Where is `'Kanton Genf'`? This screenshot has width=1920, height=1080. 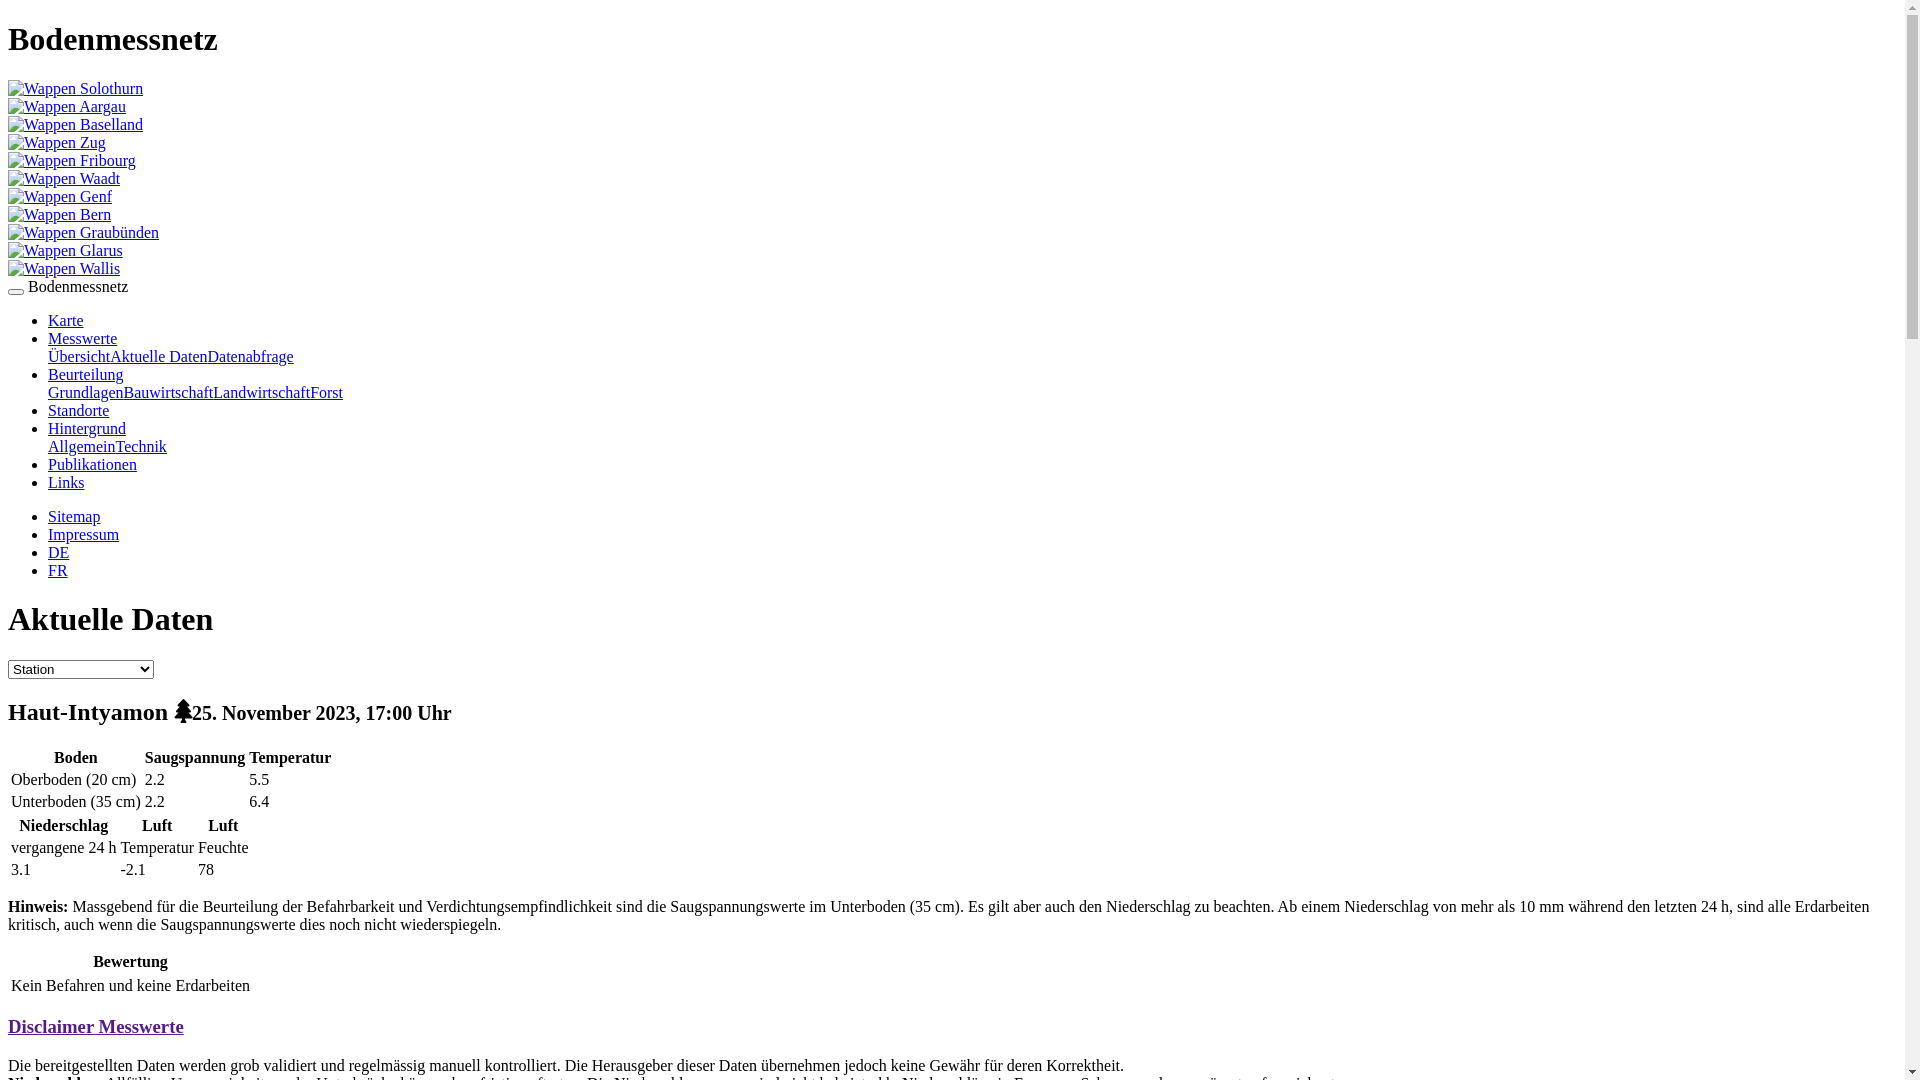 'Kanton Genf' is located at coordinates (59, 196).